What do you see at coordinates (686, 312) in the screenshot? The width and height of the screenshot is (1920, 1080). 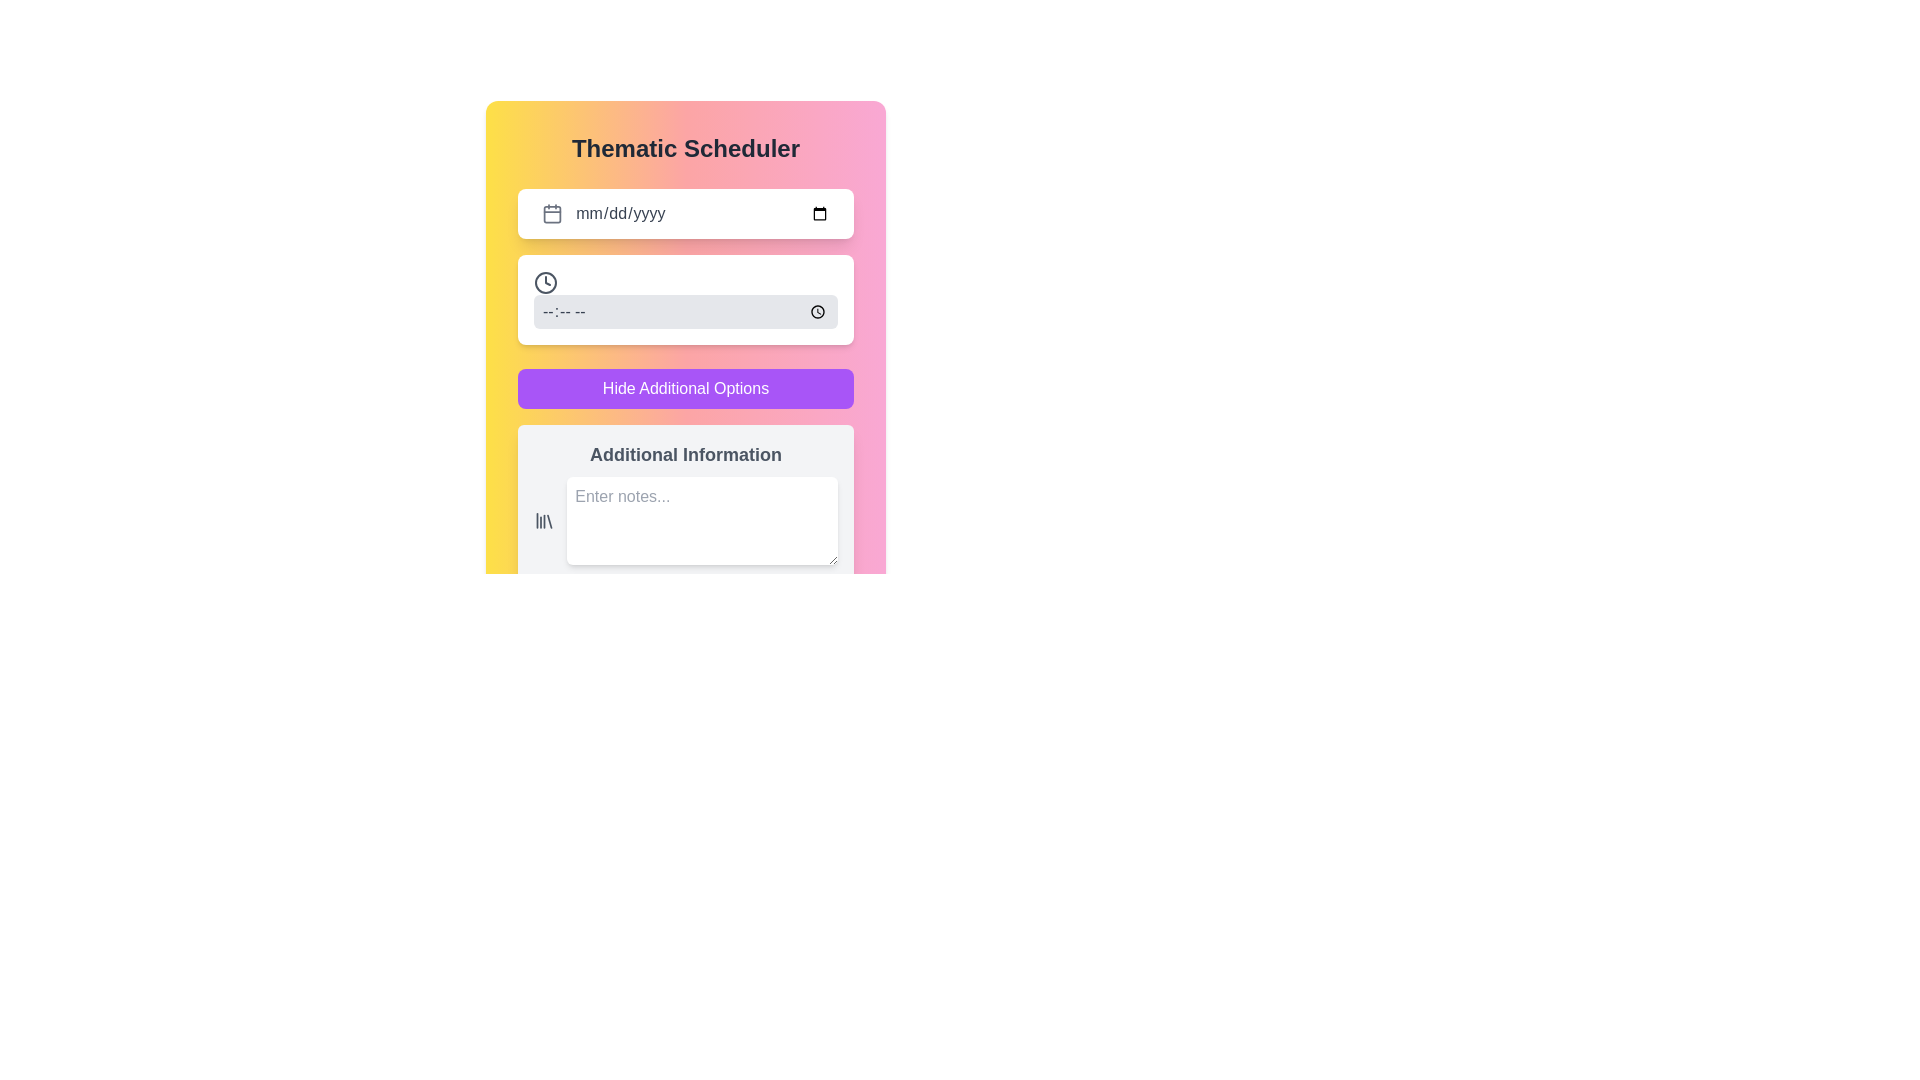 I see `the Time input field to focus and allow for time entry` at bounding box center [686, 312].